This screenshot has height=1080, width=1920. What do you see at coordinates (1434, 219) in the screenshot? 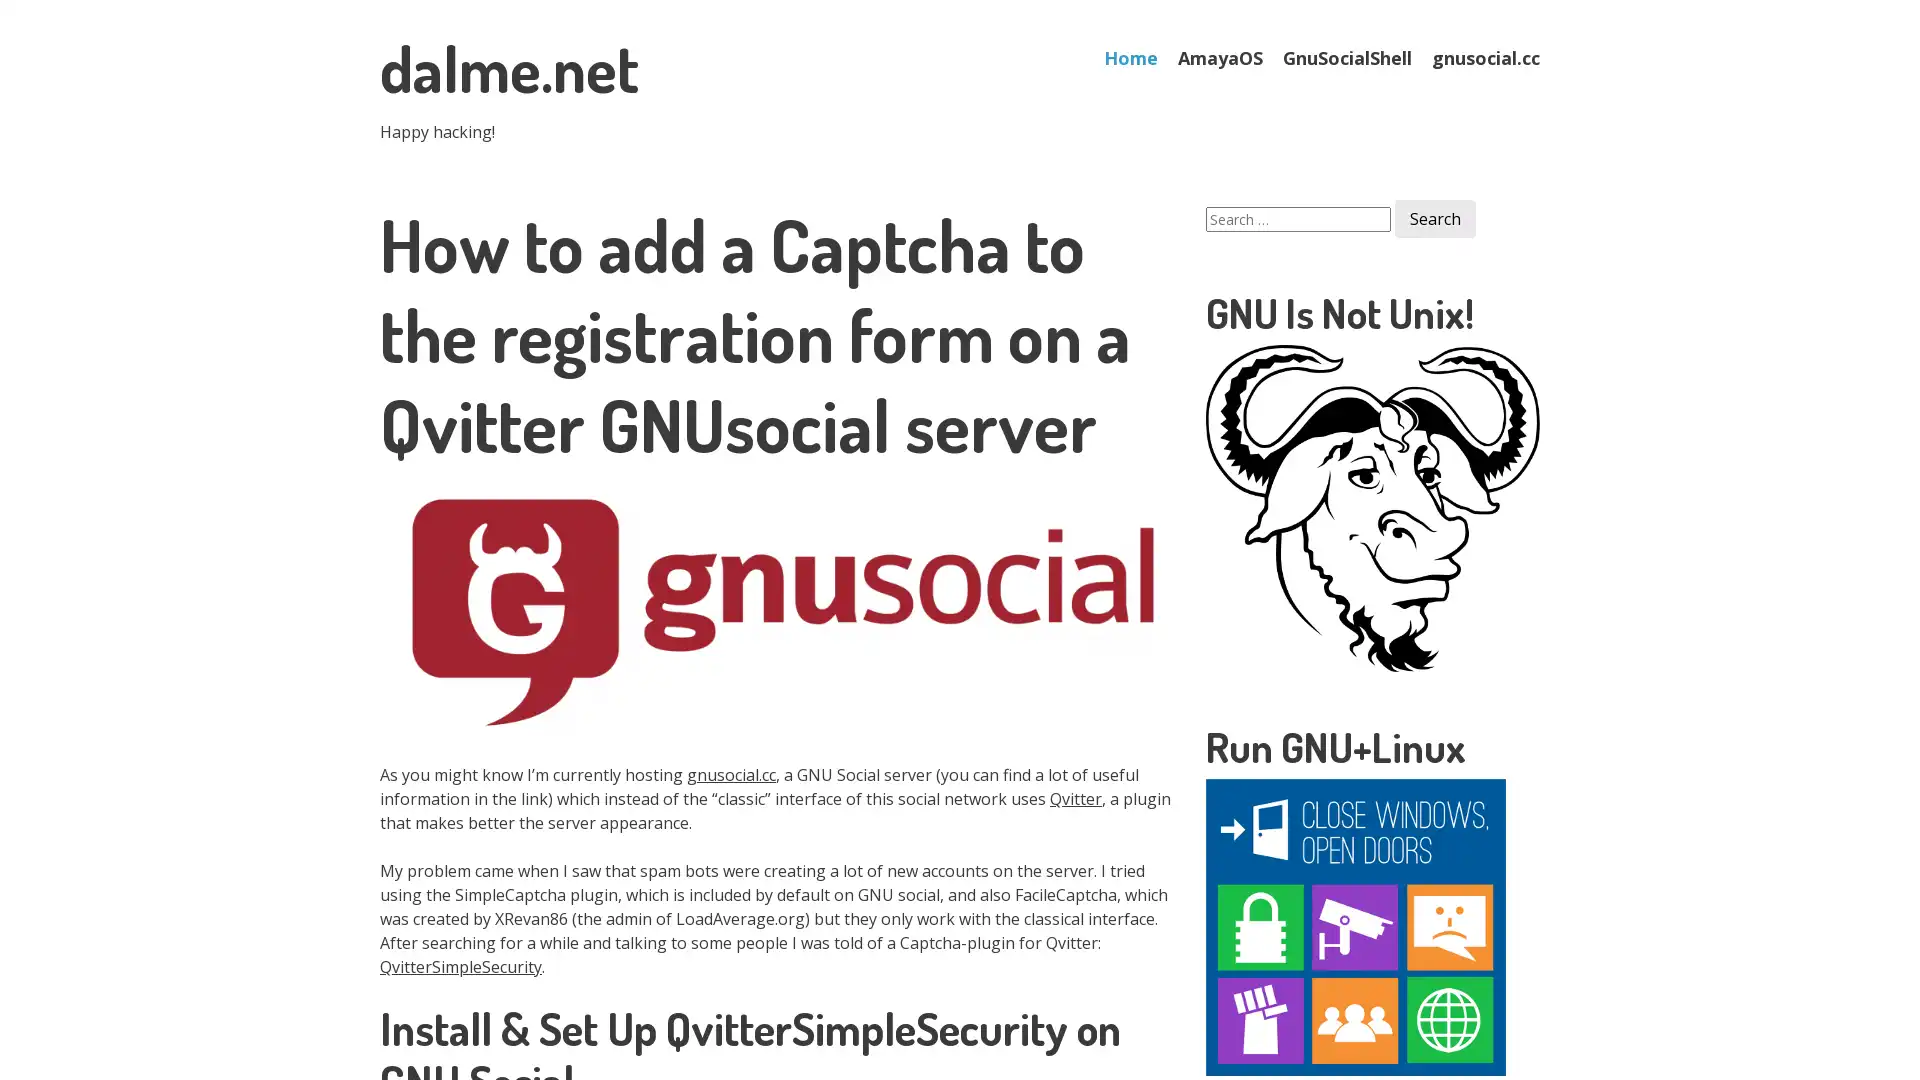
I see `Search` at bounding box center [1434, 219].